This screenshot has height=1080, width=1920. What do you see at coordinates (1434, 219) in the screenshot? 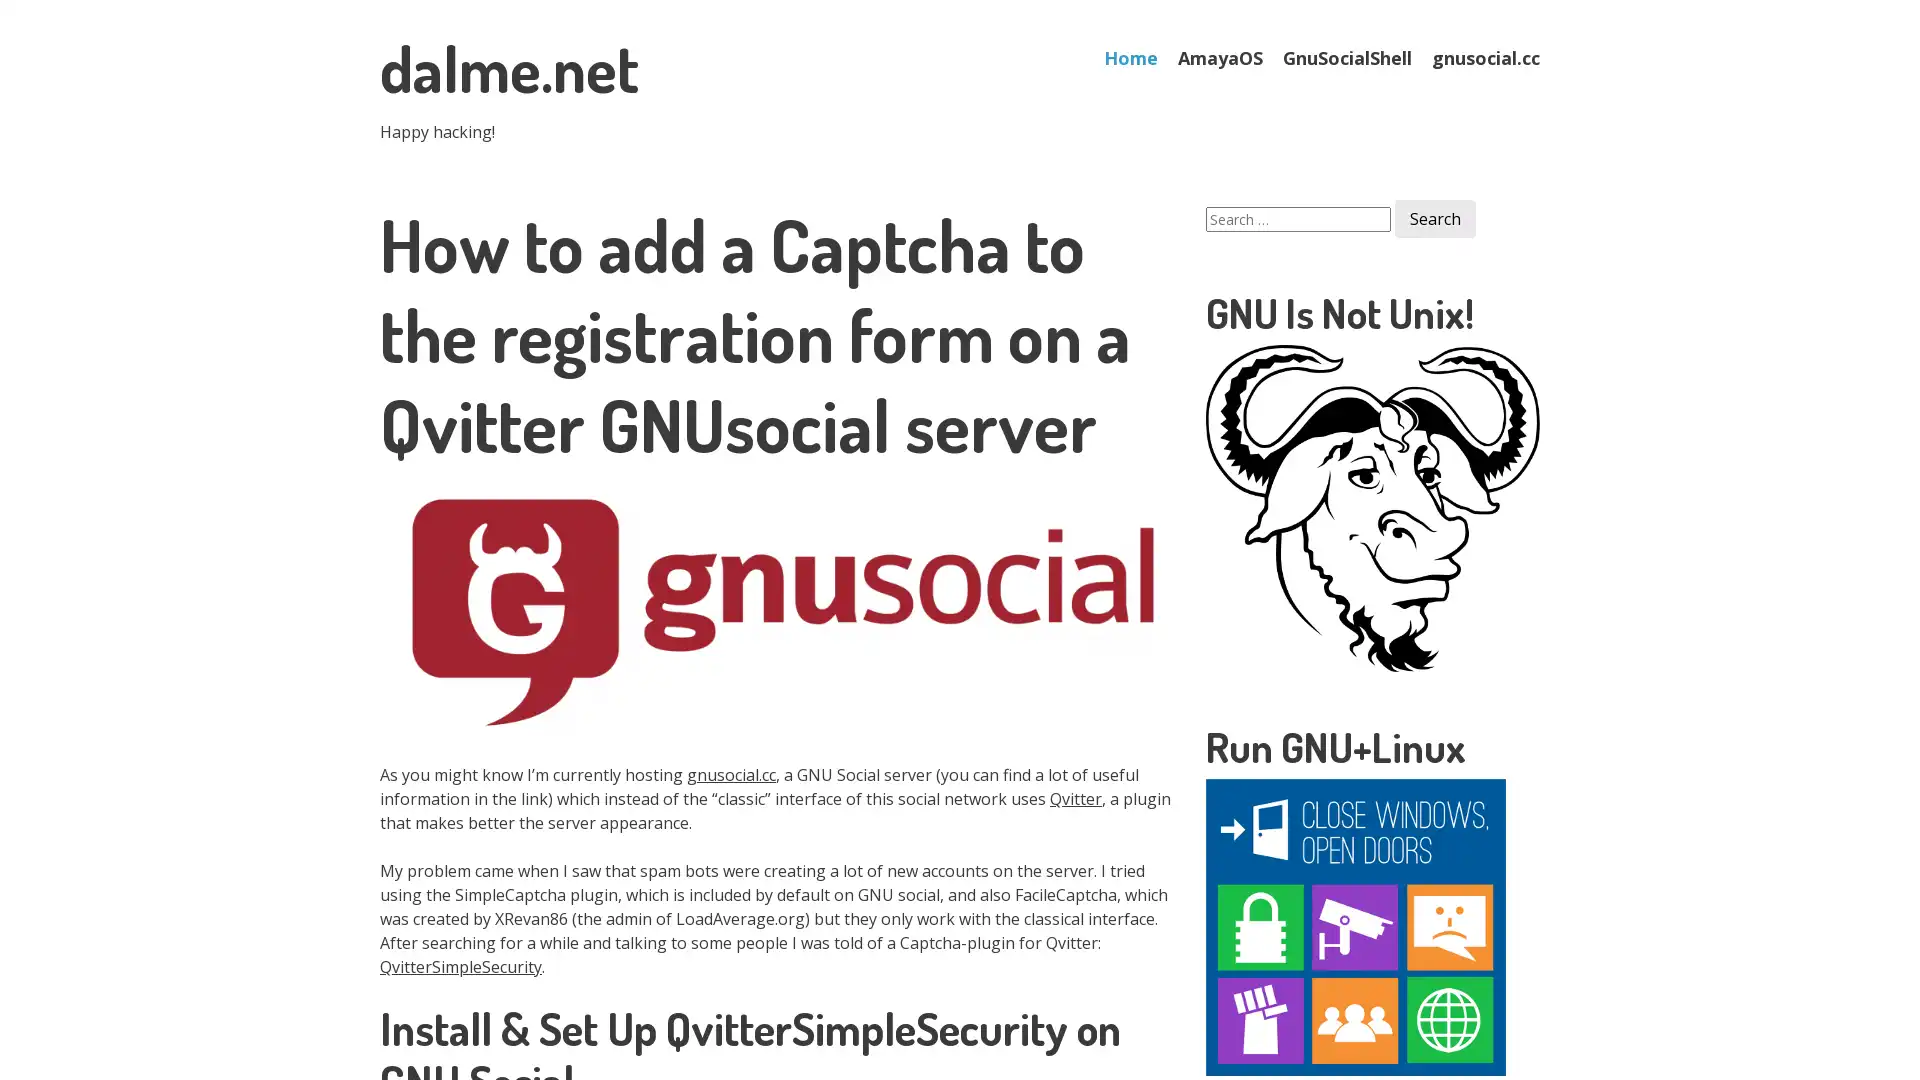
I see `Search` at bounding box center [1434, 219].